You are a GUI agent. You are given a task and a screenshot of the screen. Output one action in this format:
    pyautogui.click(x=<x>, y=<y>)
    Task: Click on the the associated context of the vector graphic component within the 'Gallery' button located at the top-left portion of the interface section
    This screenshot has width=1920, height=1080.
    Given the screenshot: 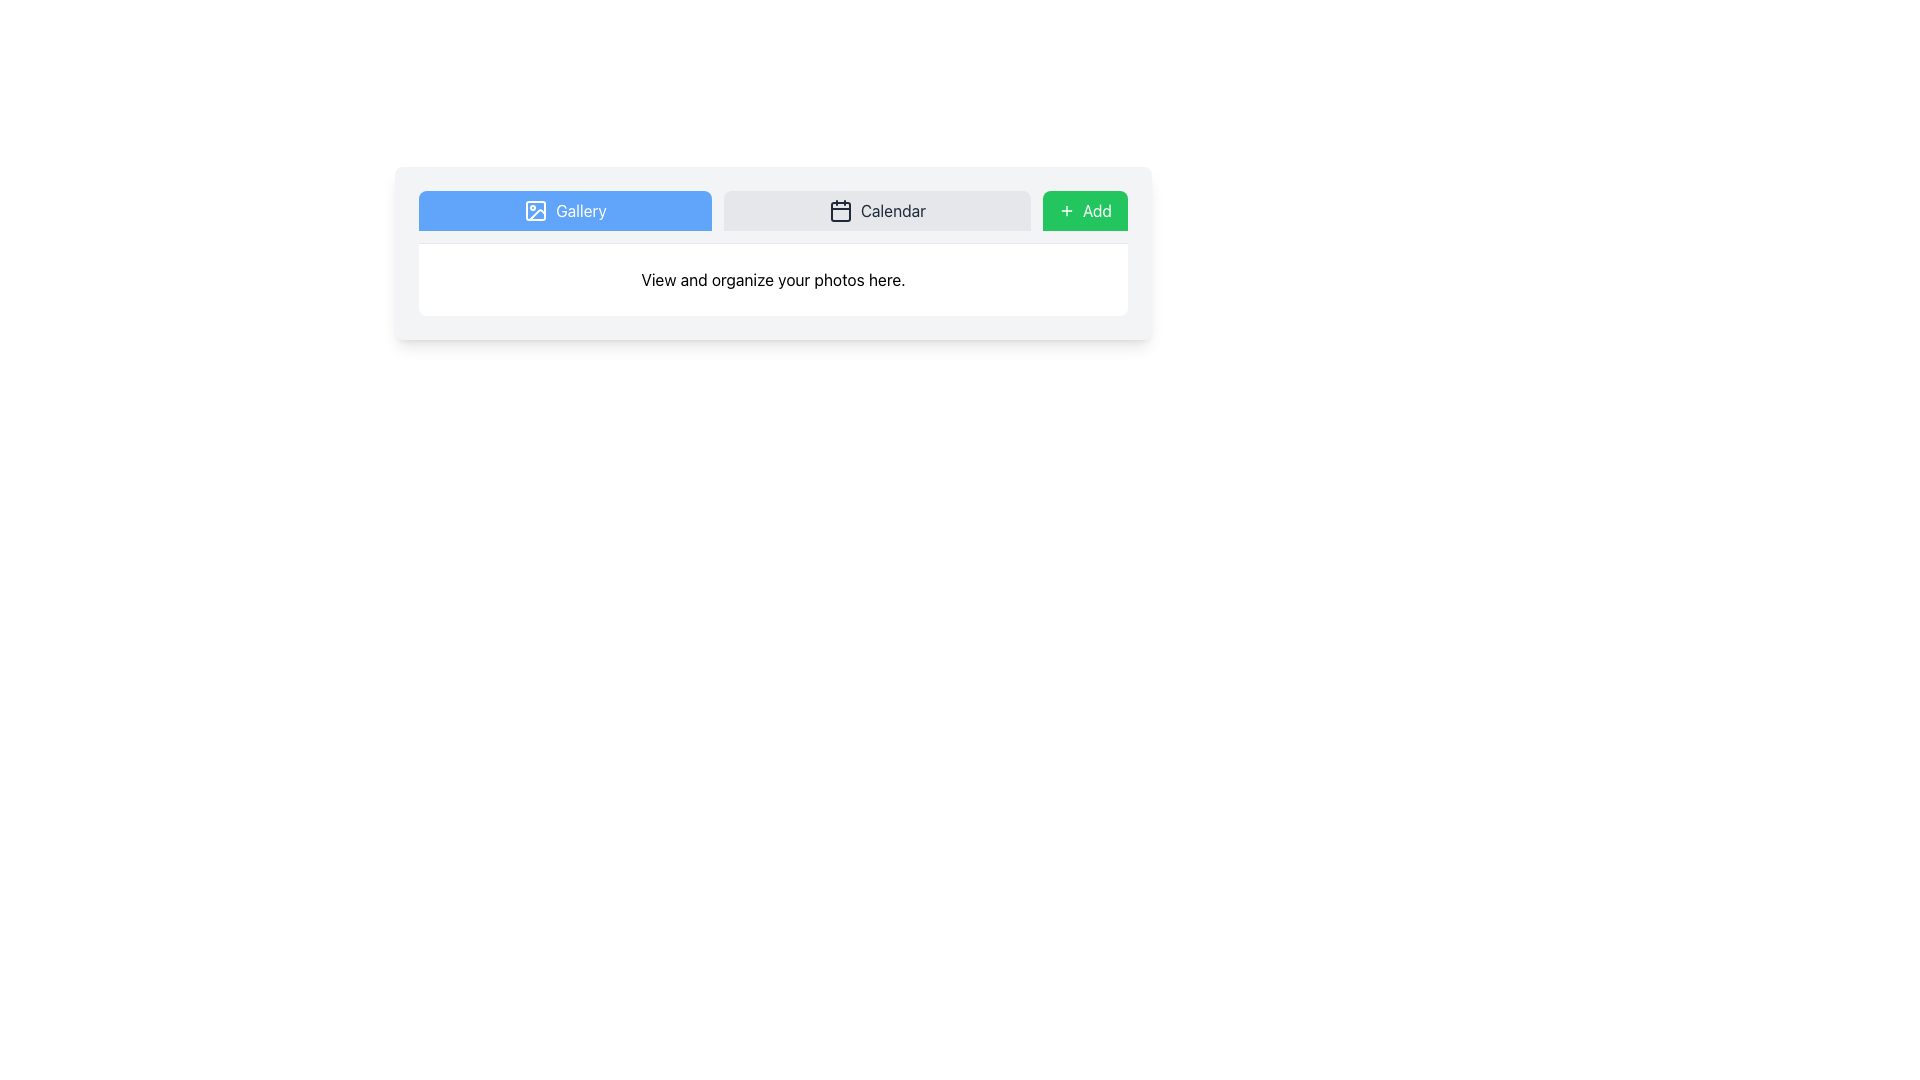 What is the action you would take?
    pyautogui.click(x=537, y=215)
    